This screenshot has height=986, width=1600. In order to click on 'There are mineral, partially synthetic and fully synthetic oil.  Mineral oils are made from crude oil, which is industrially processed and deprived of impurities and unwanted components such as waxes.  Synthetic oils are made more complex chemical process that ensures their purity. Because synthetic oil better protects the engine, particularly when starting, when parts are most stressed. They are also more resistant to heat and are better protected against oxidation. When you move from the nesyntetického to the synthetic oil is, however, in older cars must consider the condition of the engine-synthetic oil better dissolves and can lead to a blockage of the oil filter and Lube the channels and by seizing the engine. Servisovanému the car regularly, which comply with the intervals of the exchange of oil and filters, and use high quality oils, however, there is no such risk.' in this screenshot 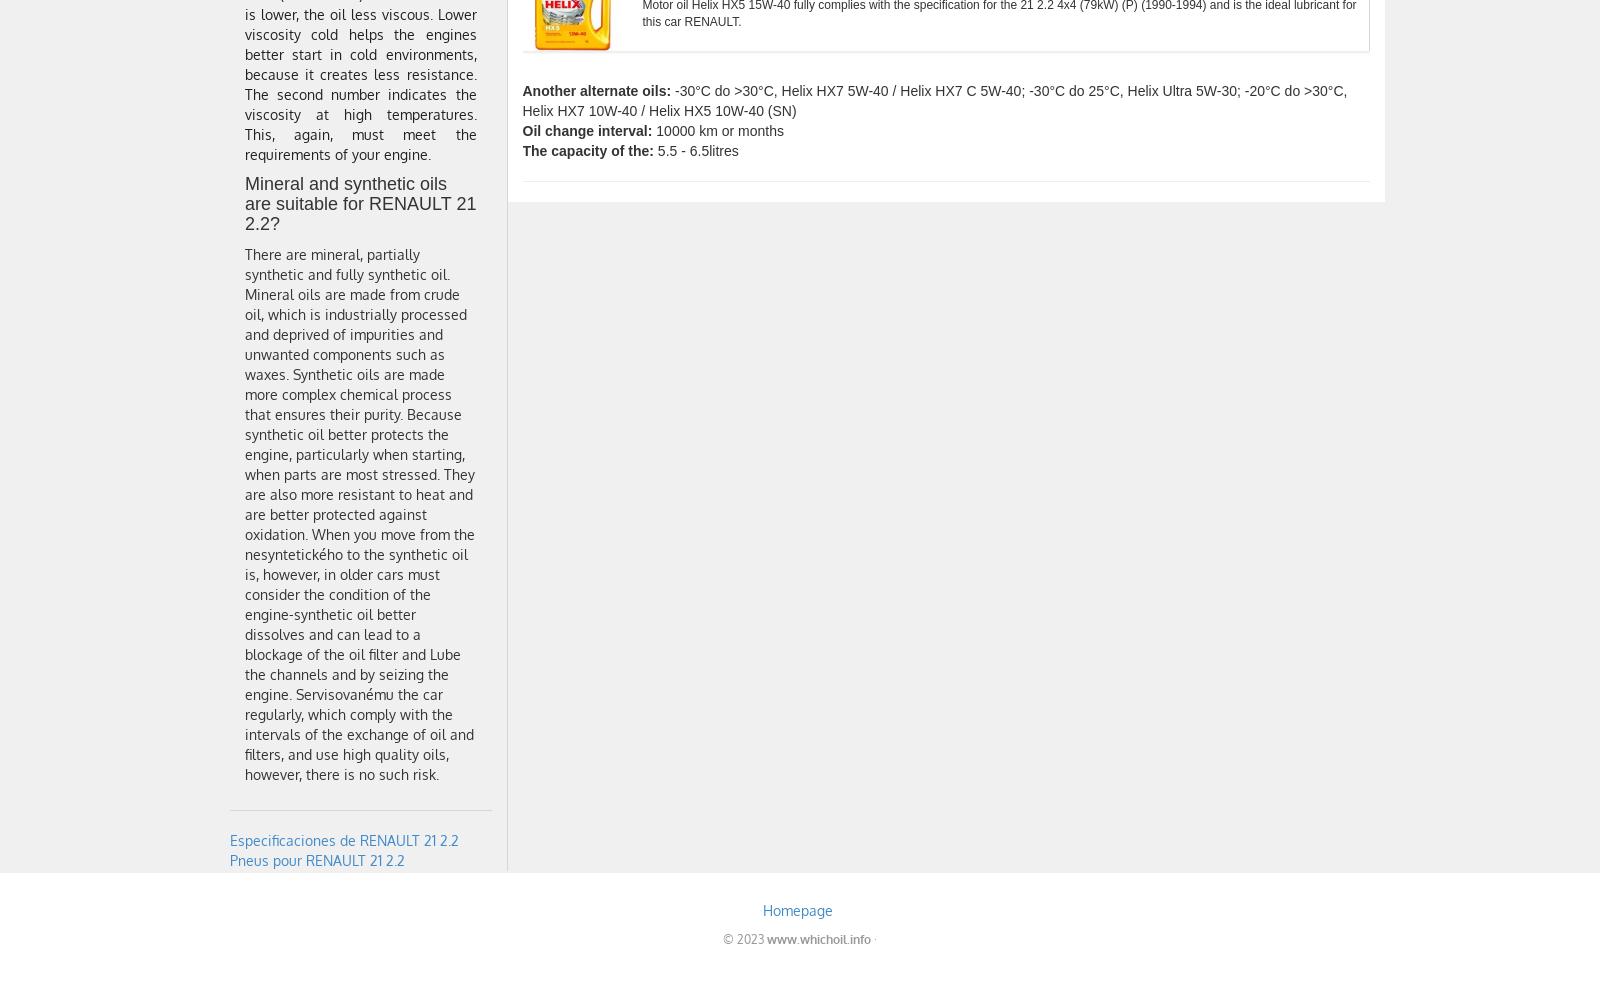, I will do `click(360, 512)`.